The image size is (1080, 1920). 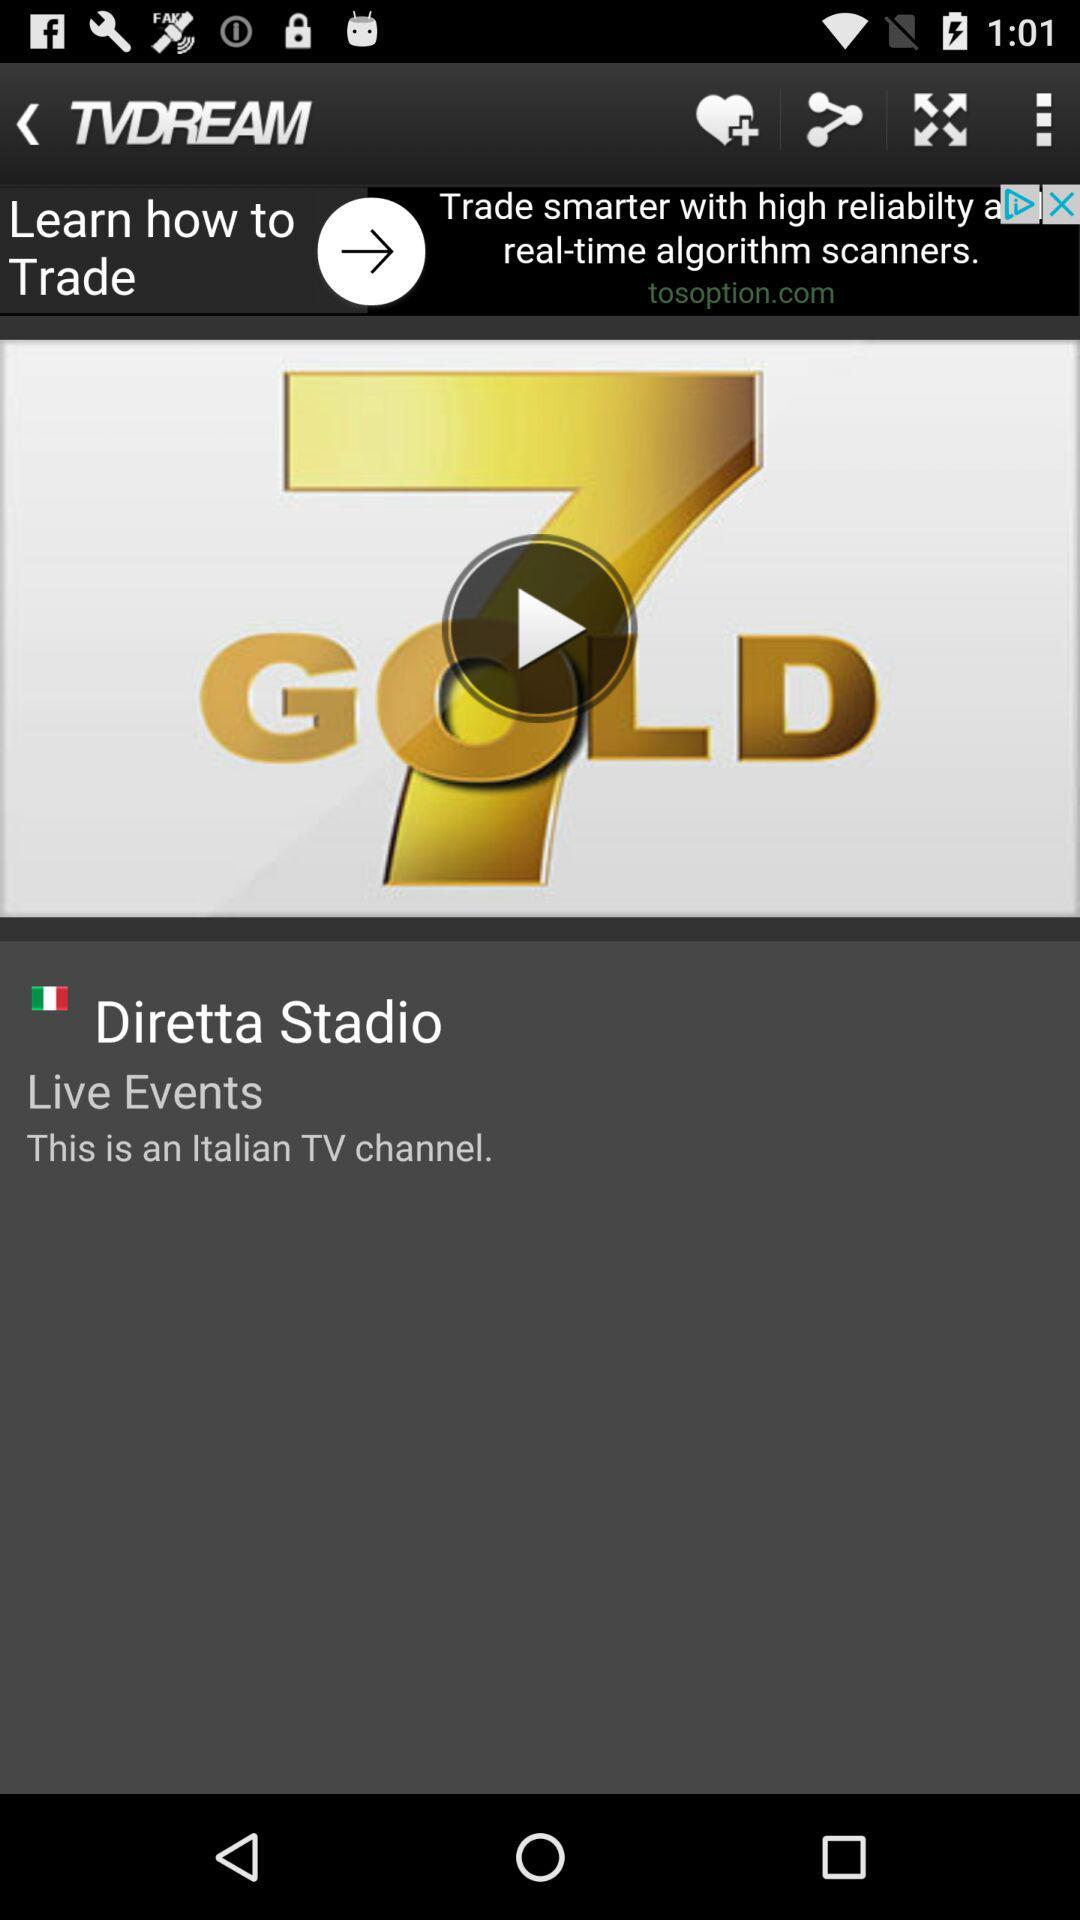 I want to click on the video, so click(x=538, y=627).